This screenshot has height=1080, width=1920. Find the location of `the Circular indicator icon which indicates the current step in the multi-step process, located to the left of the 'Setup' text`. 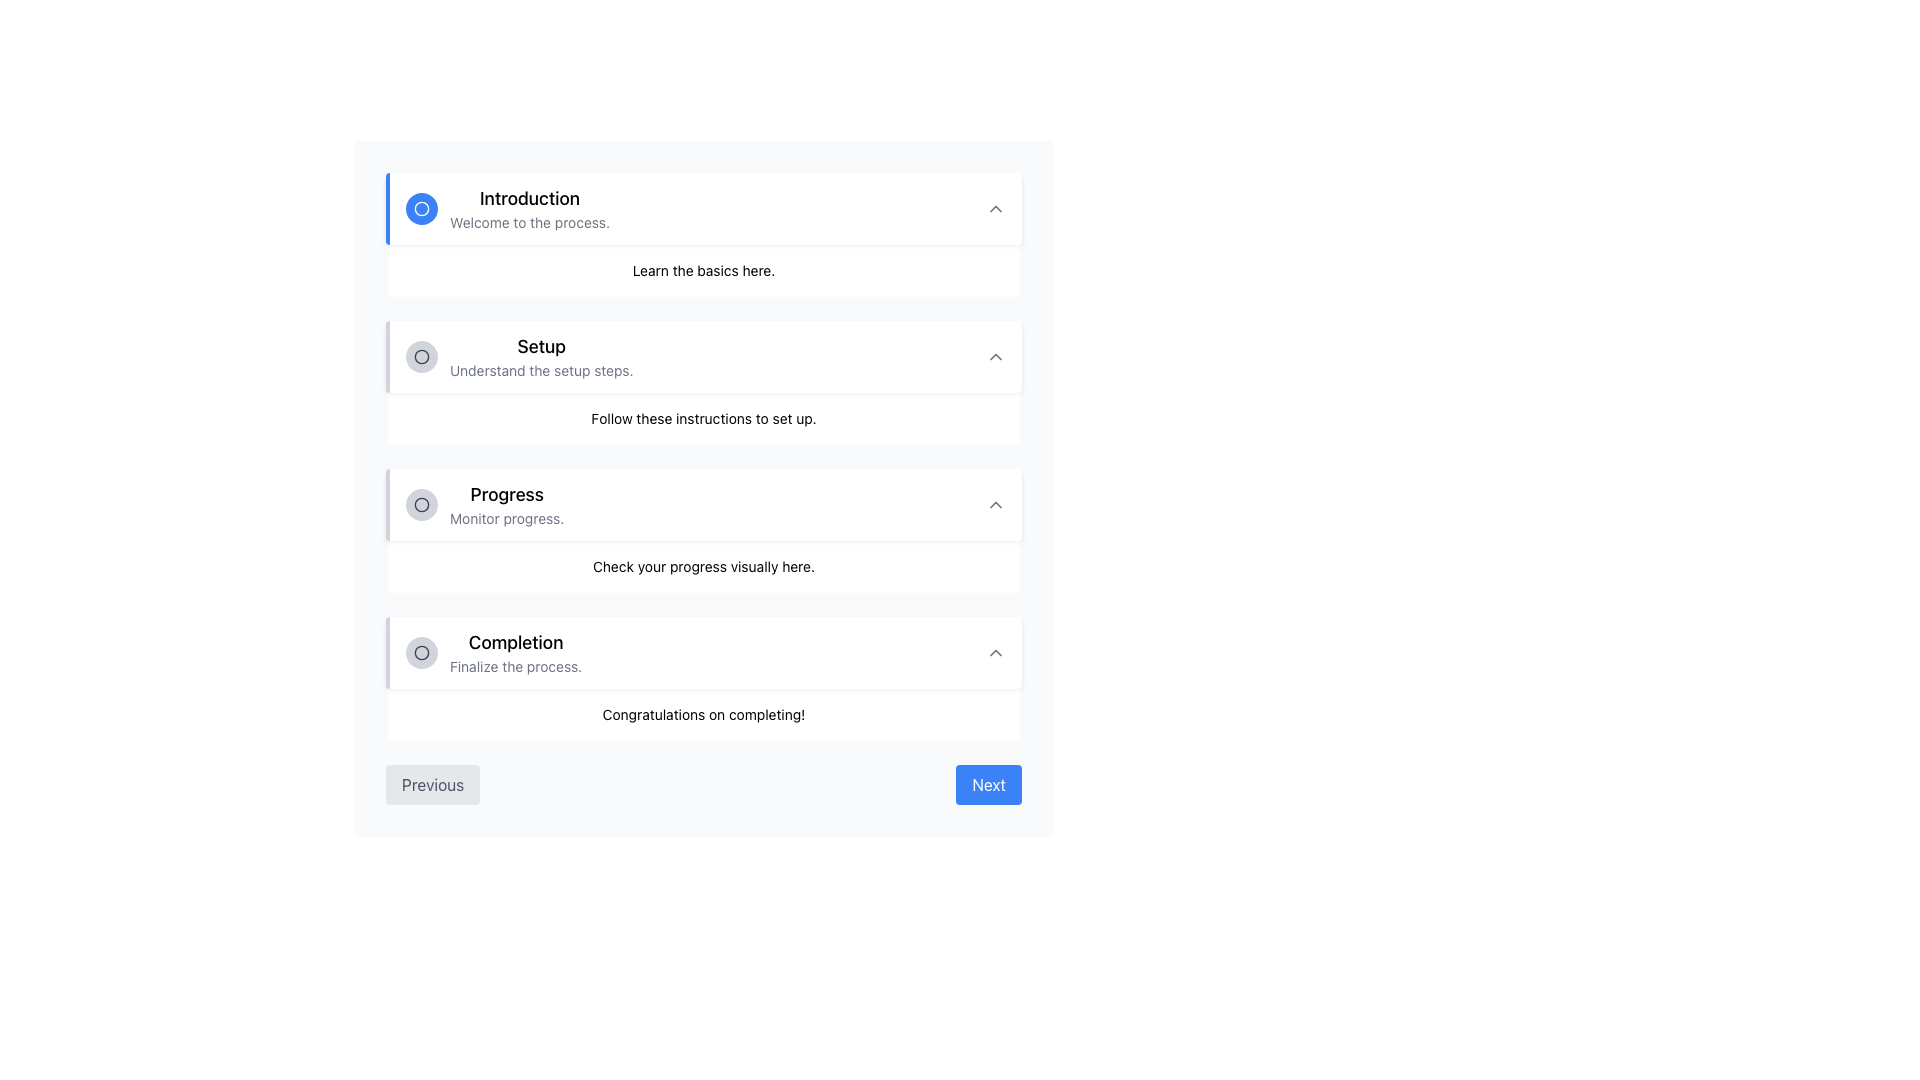

the Circular indicator icon which indicates the current step in the multi-step process, located to the left of the 'Setup' text is located at coordinates (421, 356).